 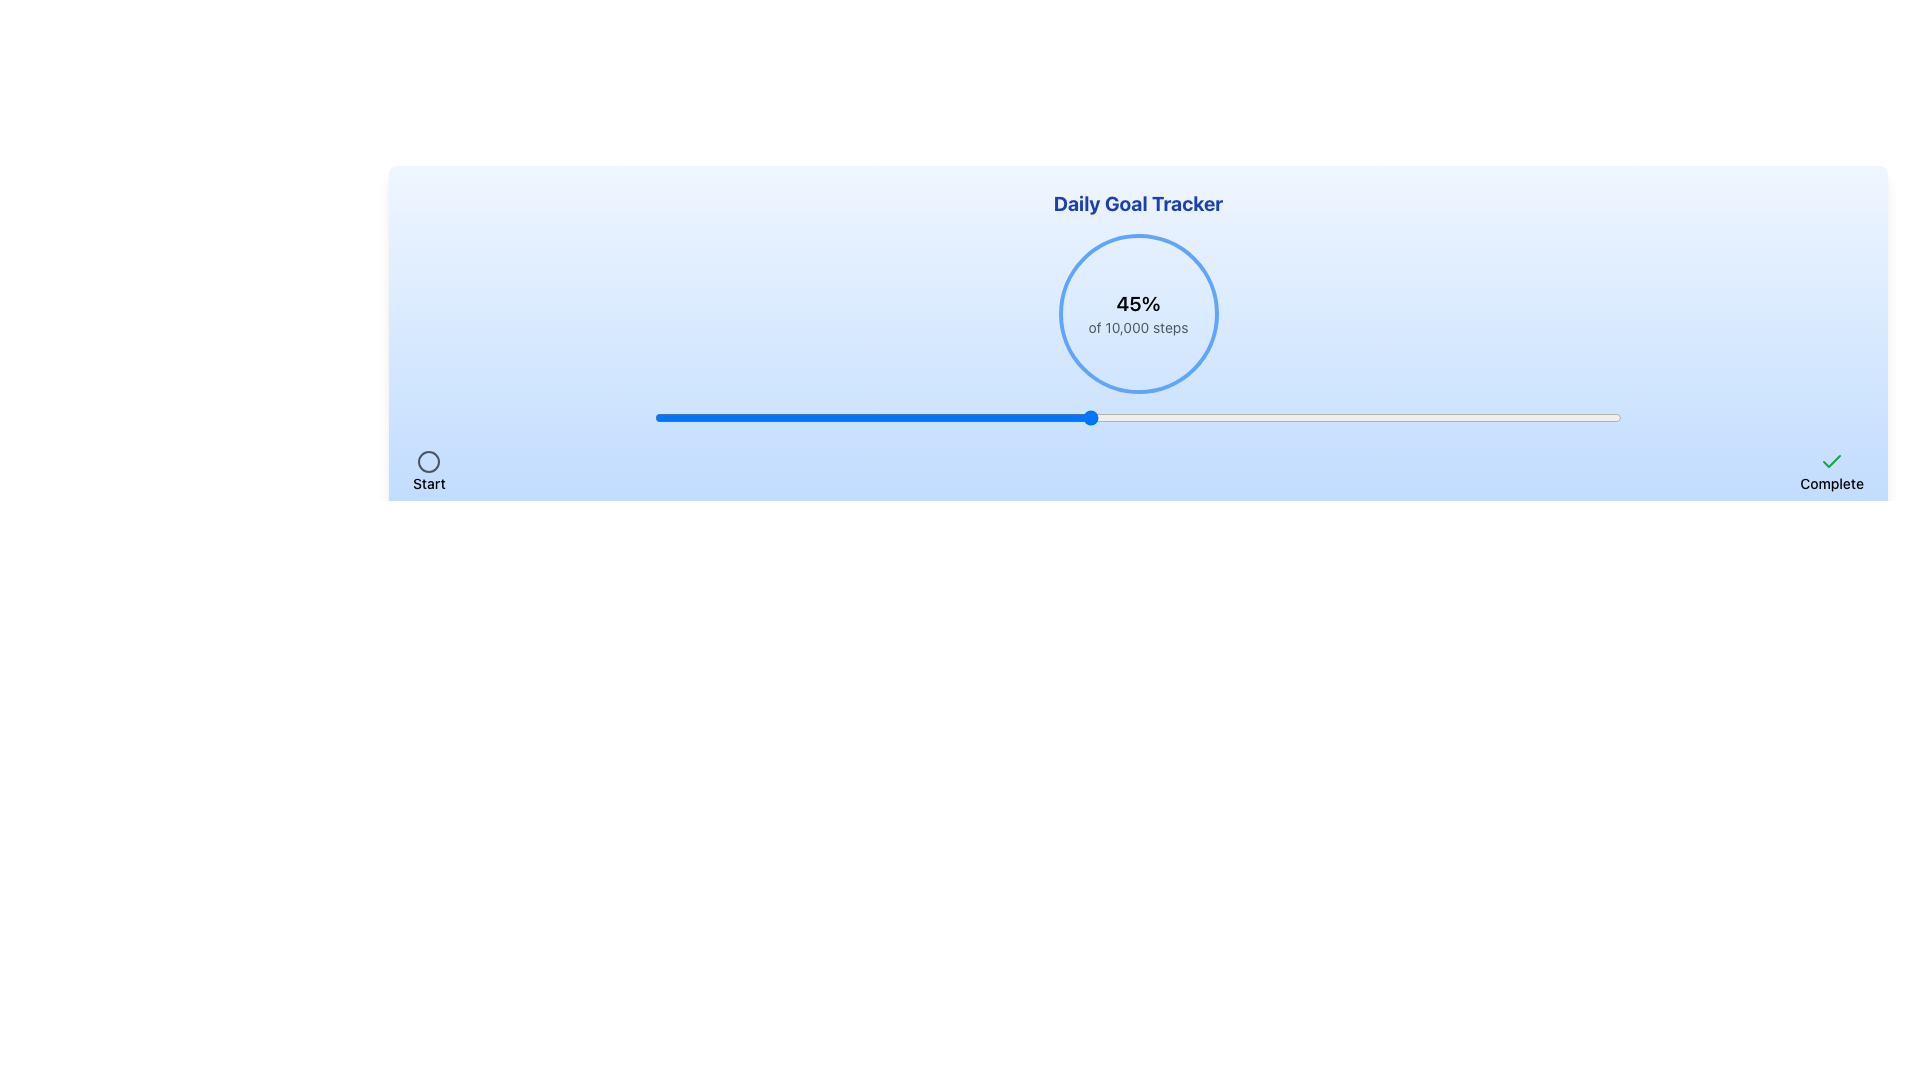 I want to click on the progress indicator located at the bottom of the 'Daily Goal Tracker' card, which spans horizontally between the 'Start' and 'Complete' labels, so click(x=1138, y=471).